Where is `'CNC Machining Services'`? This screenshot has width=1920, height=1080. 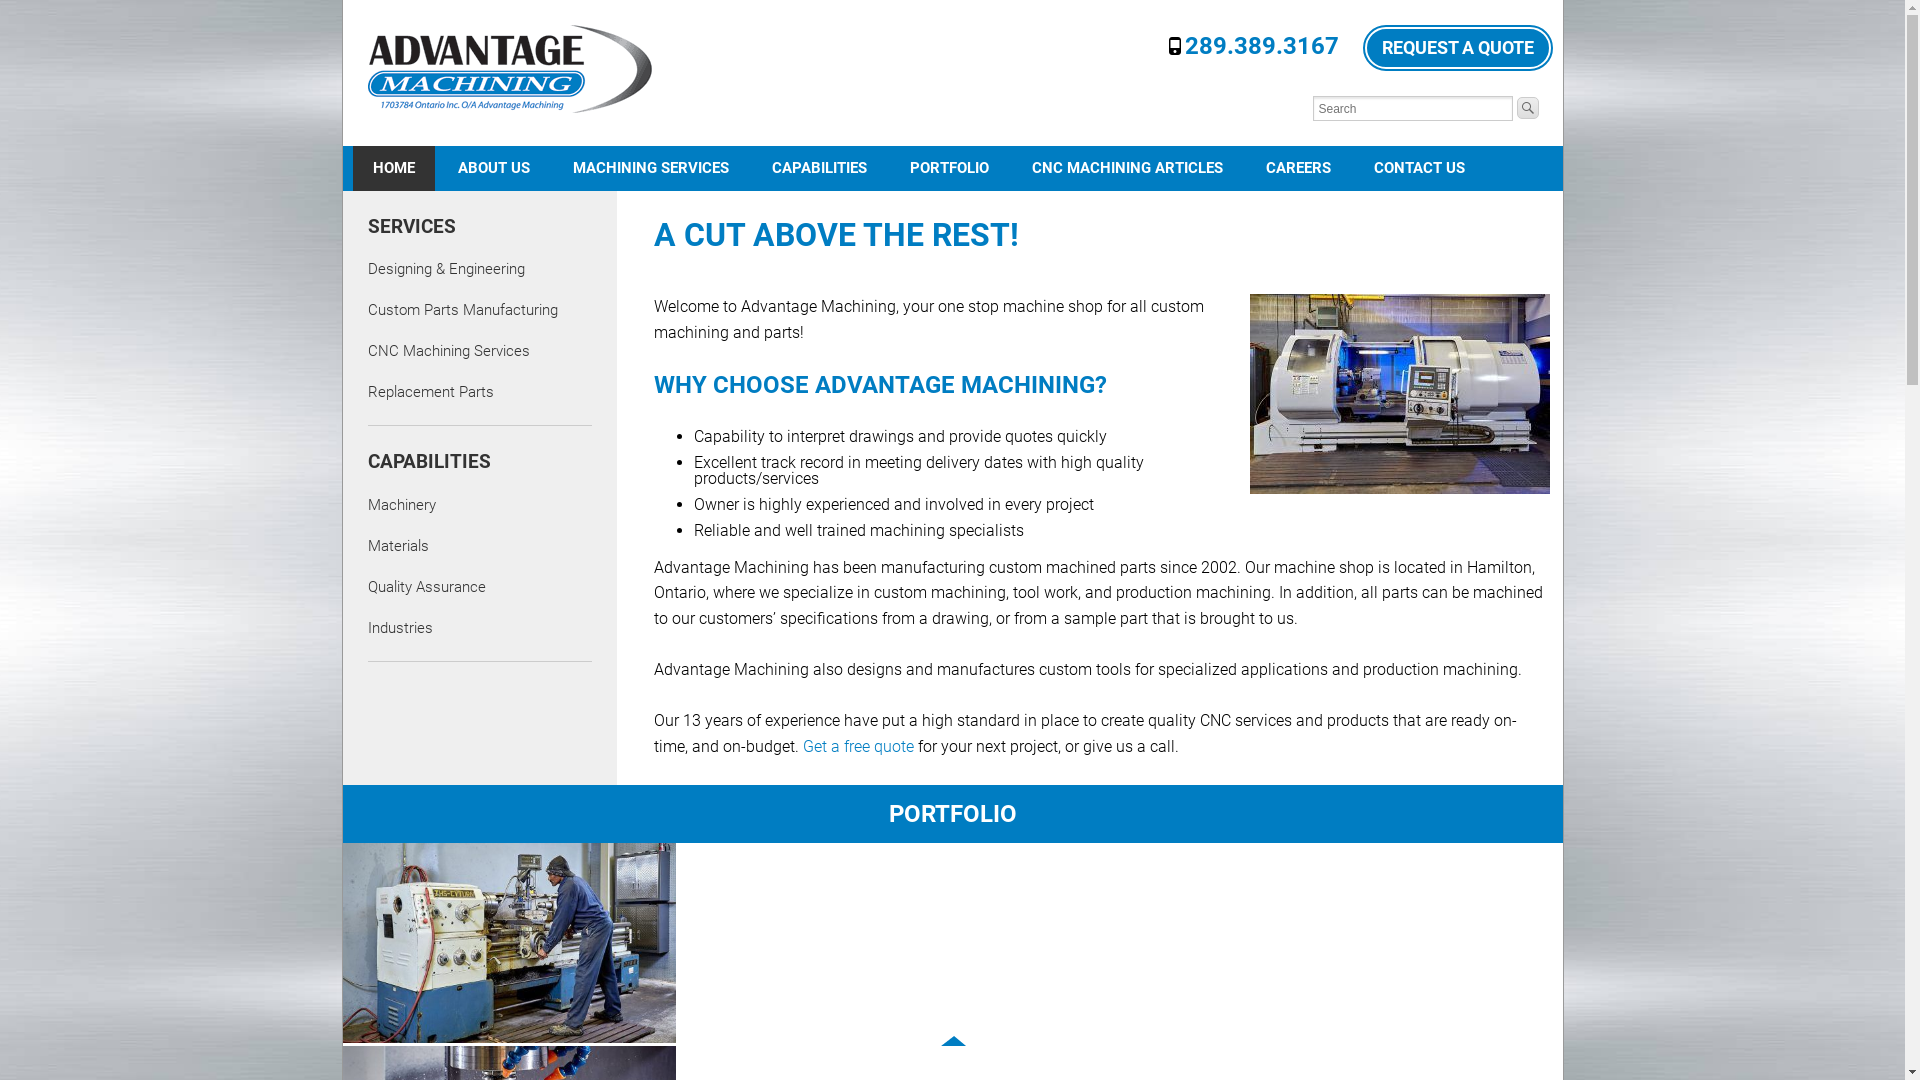
'CNC Machining Services' is located at coordinates (448, 350).